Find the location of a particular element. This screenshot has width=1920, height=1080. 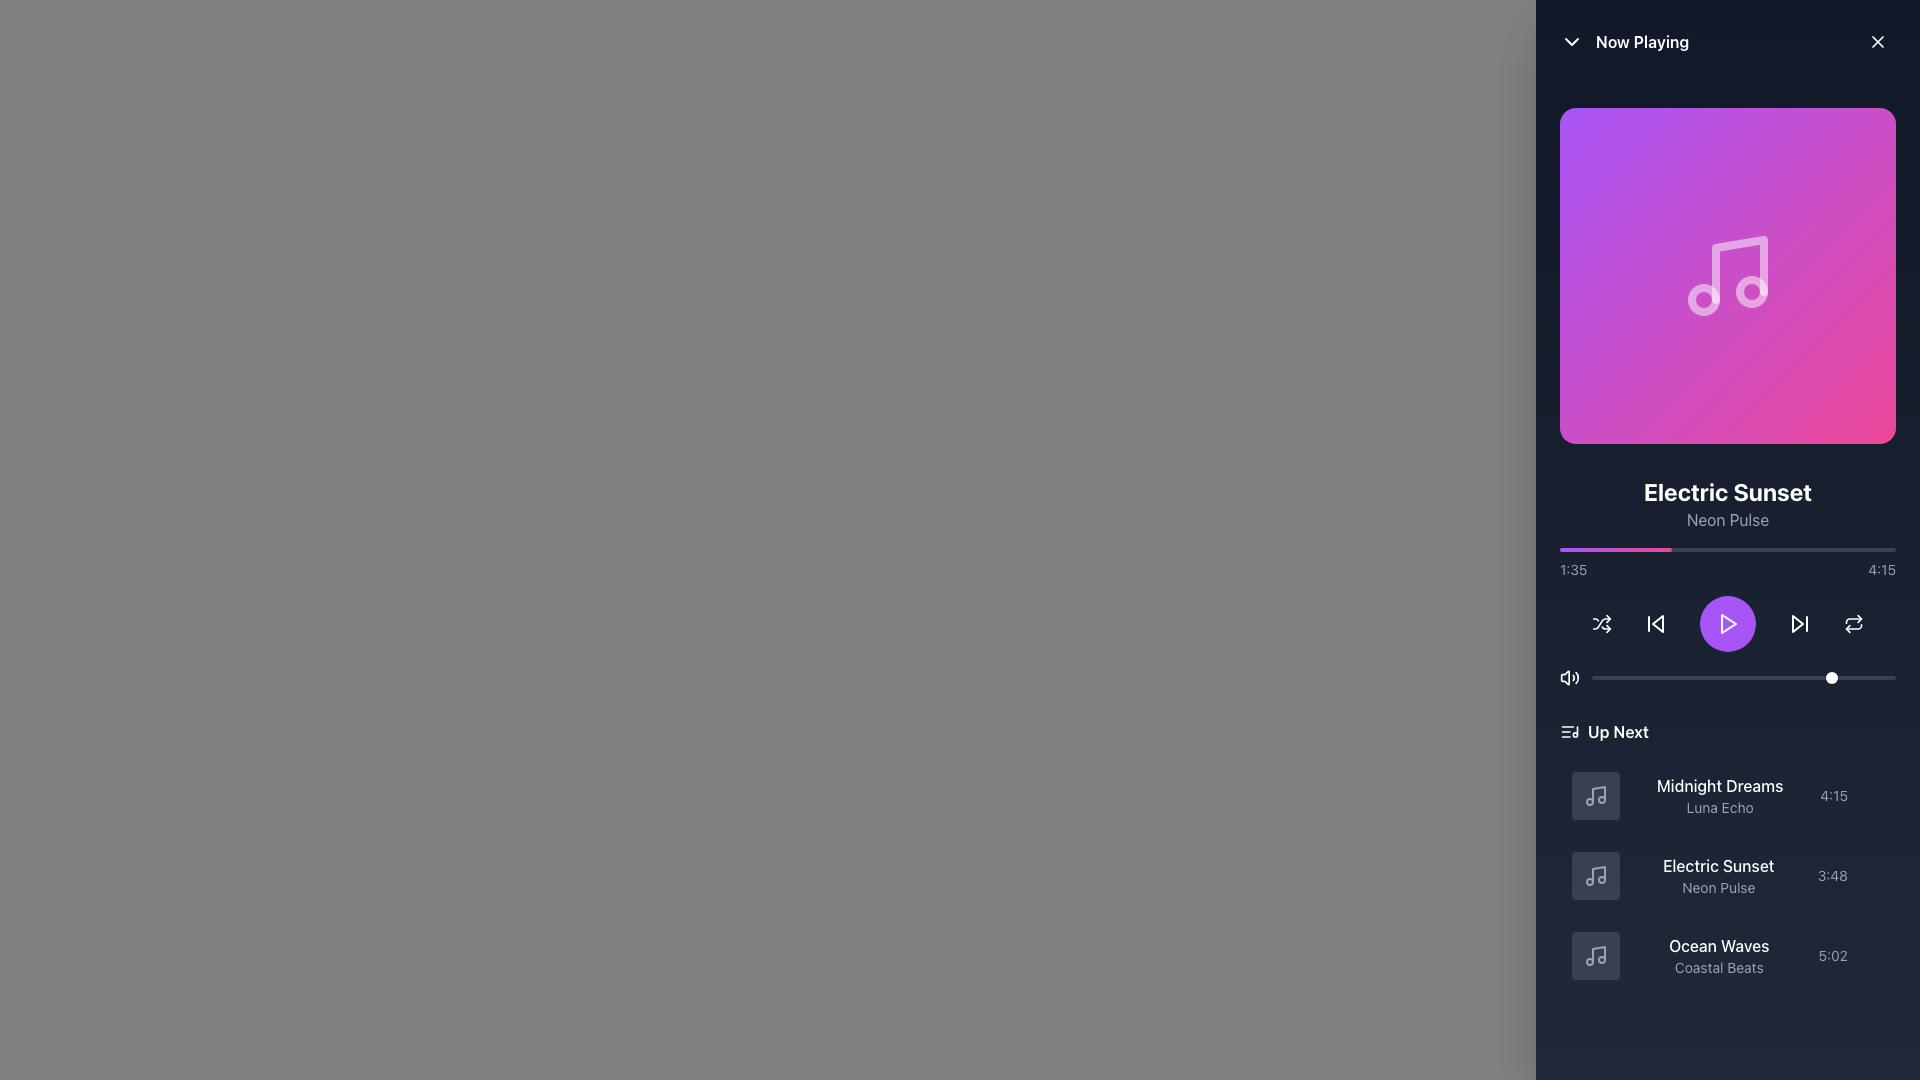

the forward skip button, which is the fifth icon from the left among the playback control icons beneath the song title, to skip to the next track is located at coordinates (1800, 623).